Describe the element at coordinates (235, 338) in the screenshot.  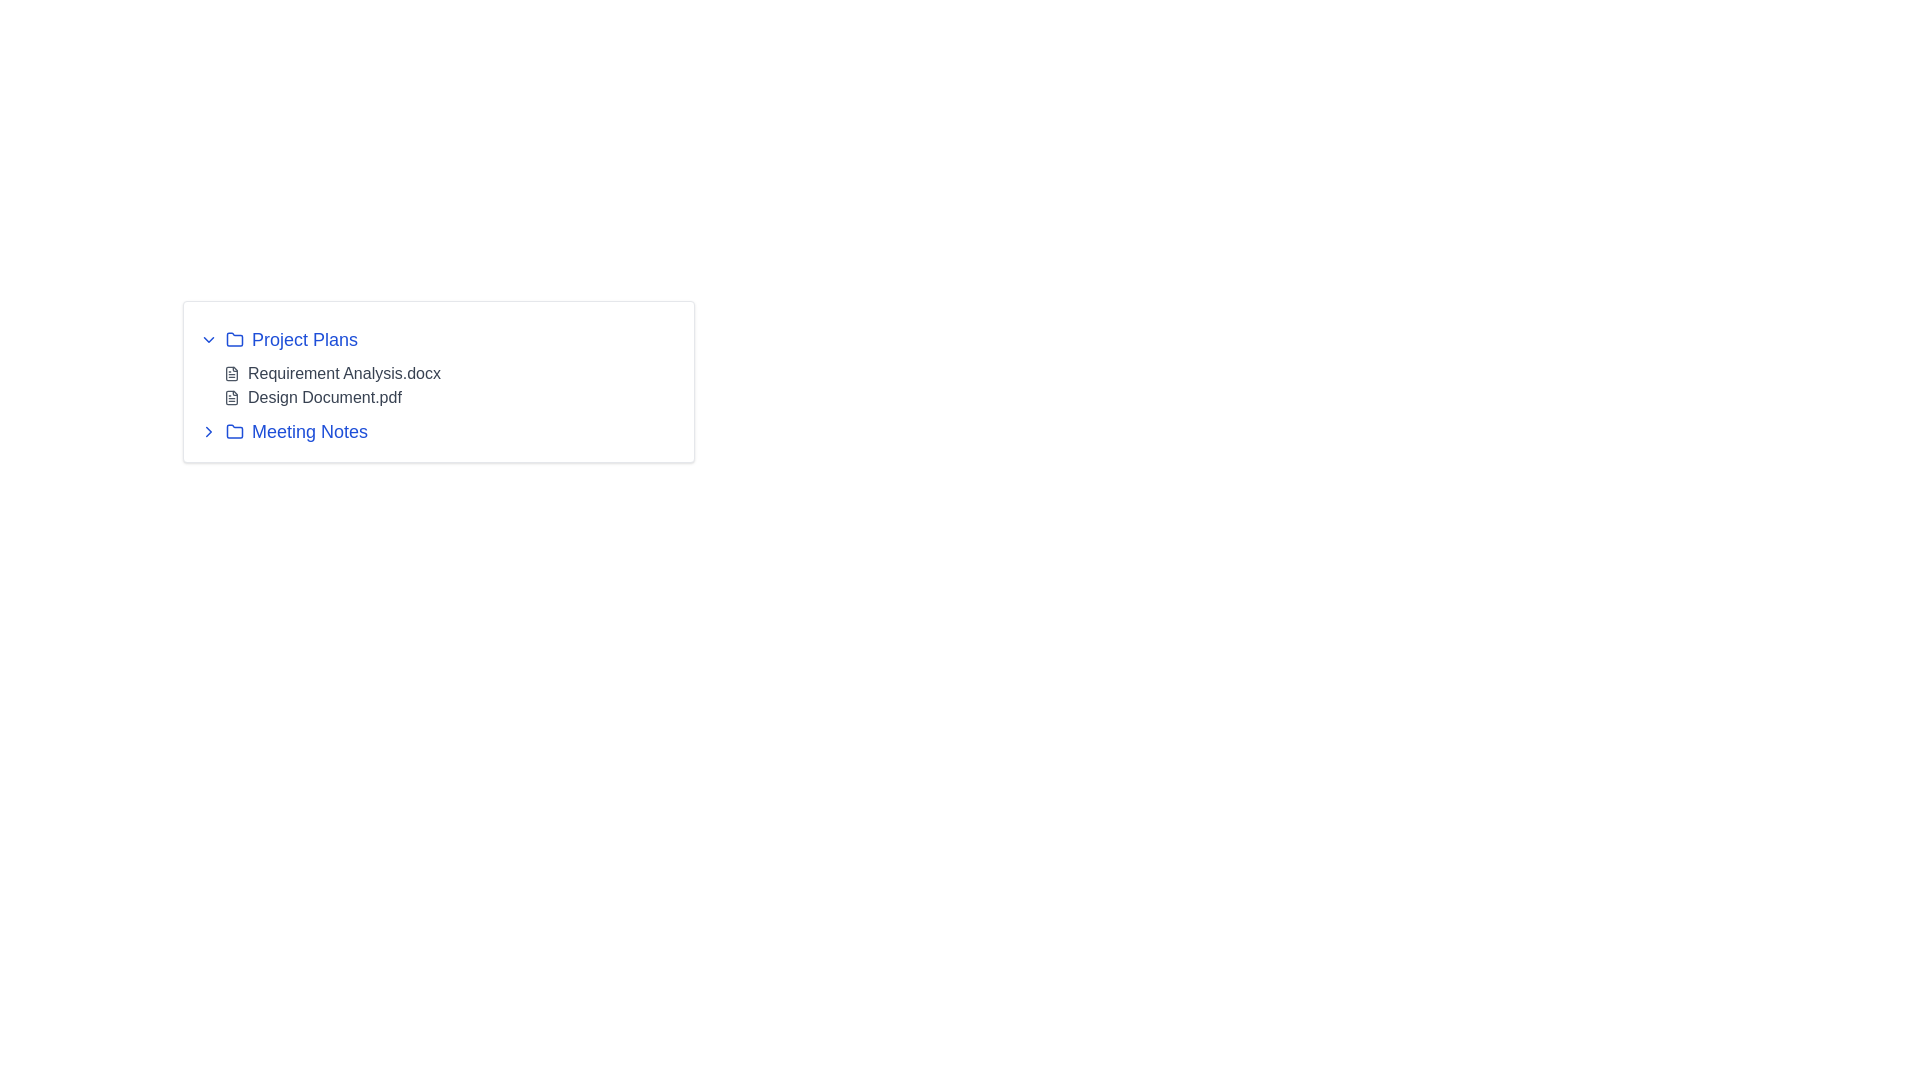
I see `the folder icon representing 'Project Plans'` at that location.